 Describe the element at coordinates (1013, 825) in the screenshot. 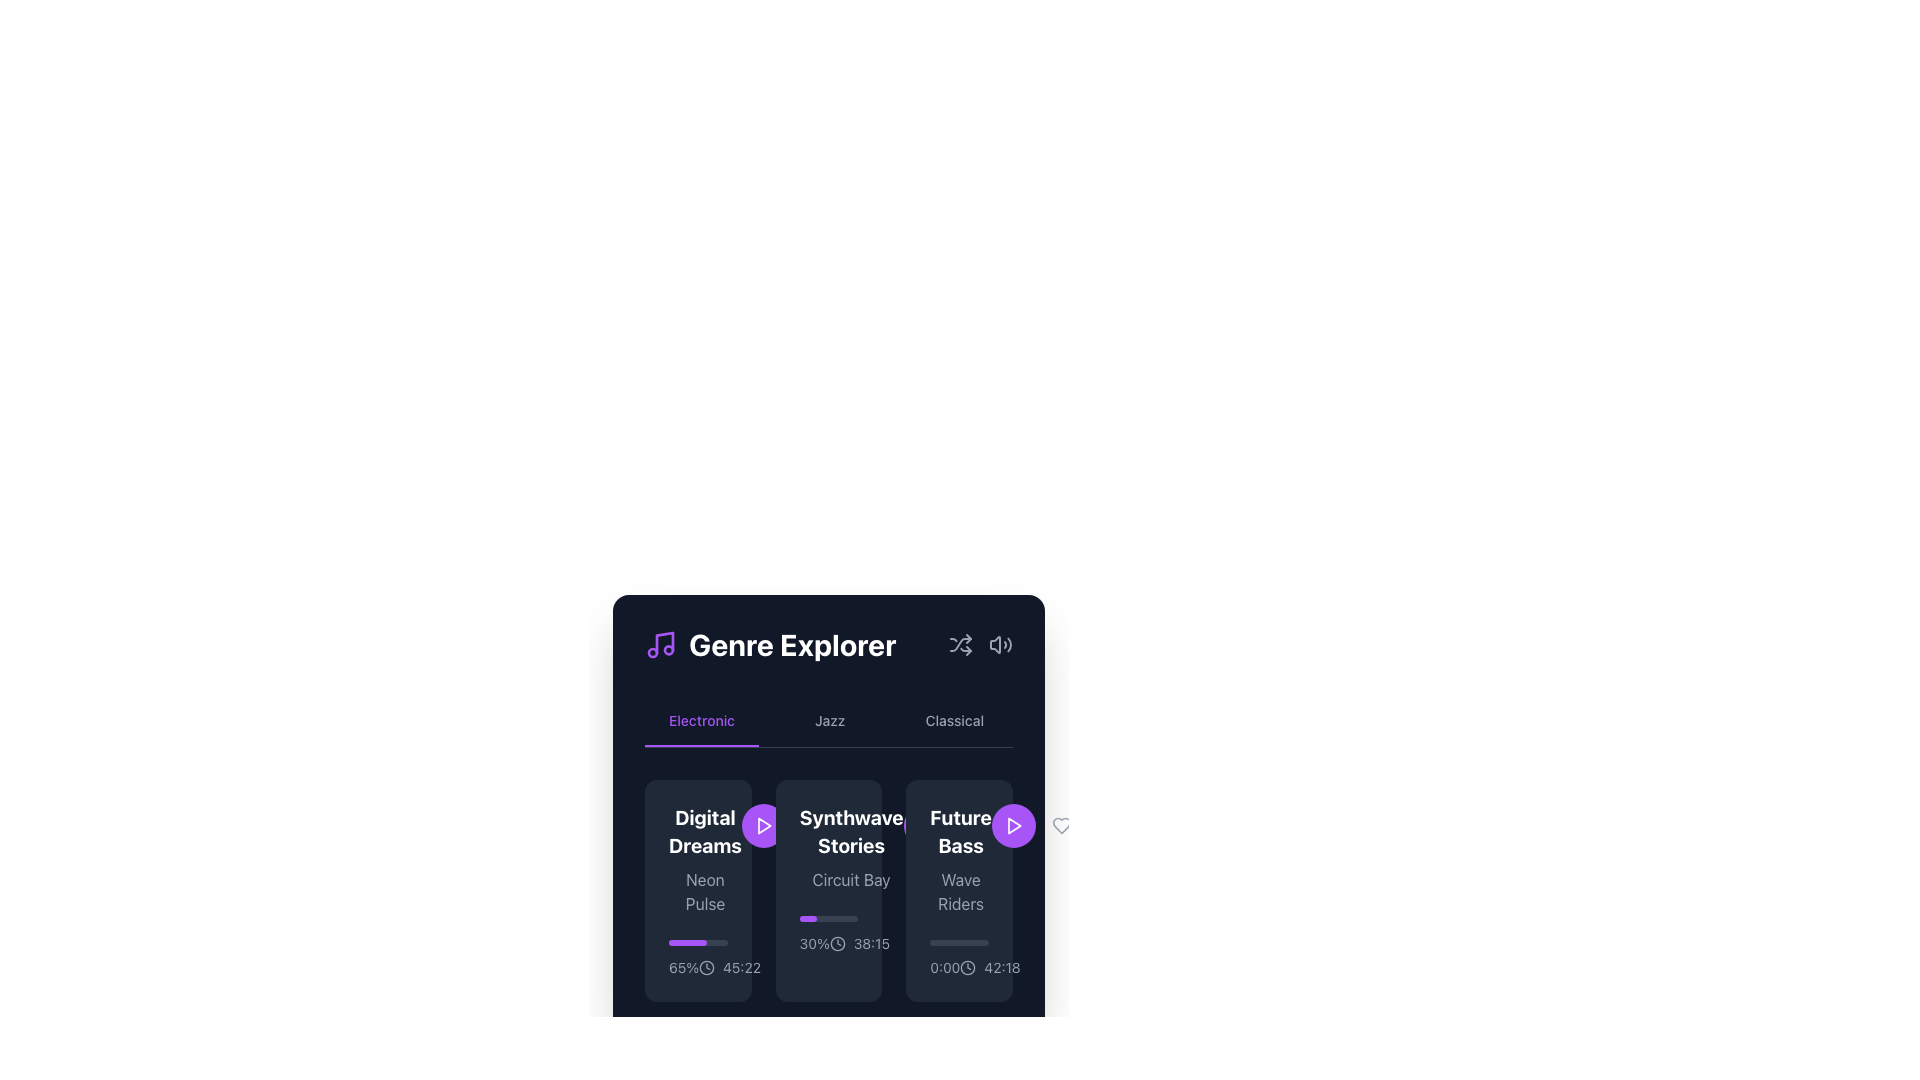

I see `the playback button located next to the 'Future Bass' card in the genre explorer interface to initiate playback of the associated content` at that location.